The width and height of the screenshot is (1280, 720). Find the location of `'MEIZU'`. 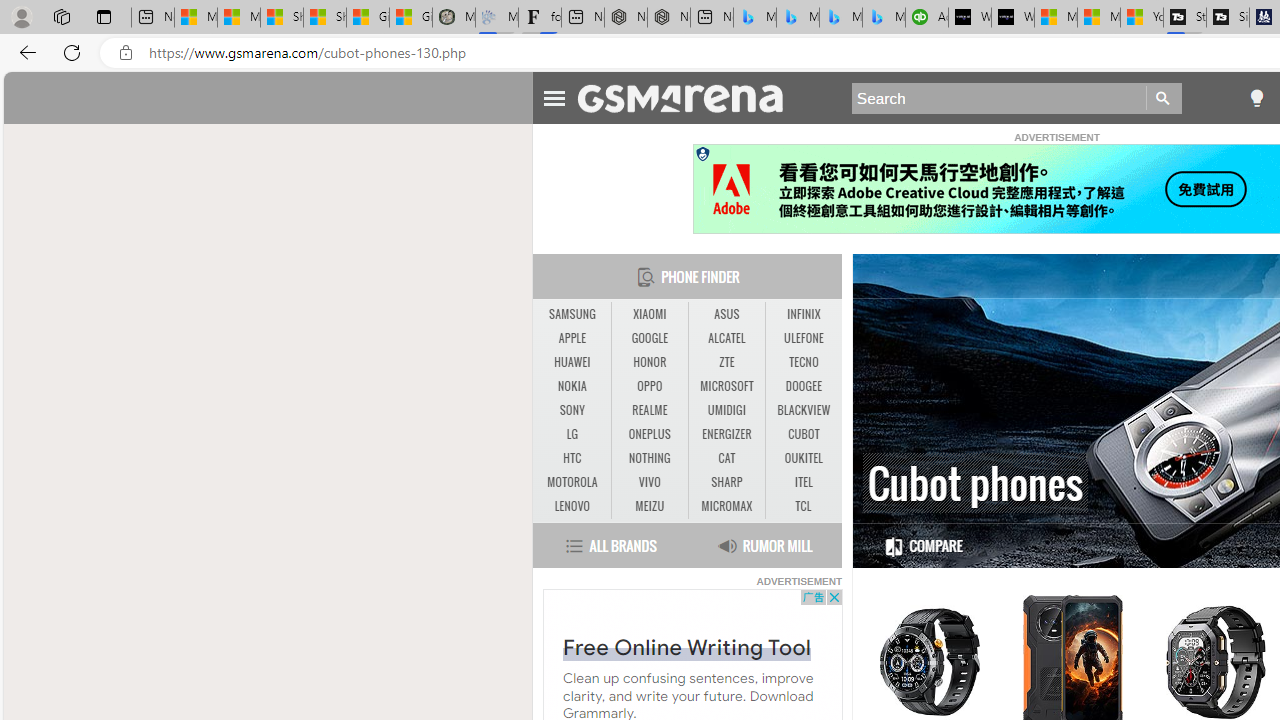

'MEIZU' is located at coordinates (649, 505).